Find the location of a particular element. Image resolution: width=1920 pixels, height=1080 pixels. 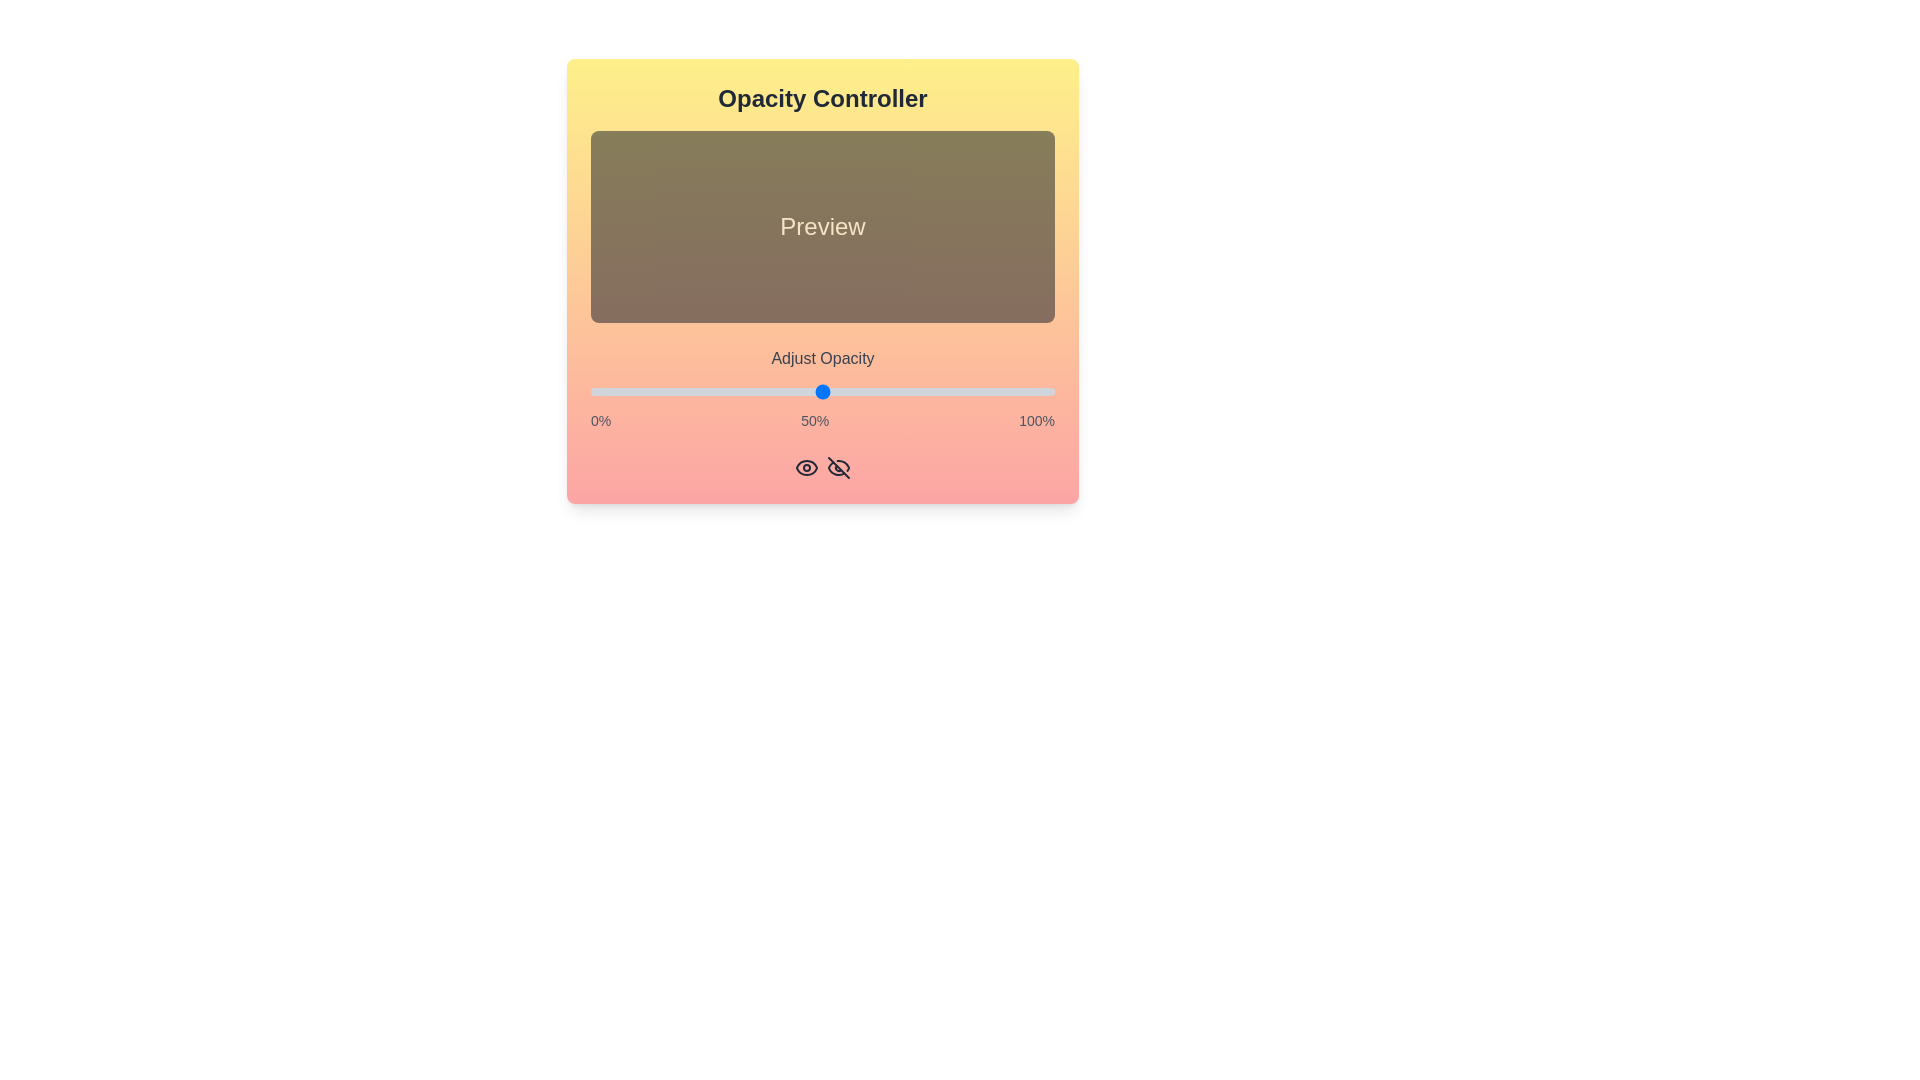

the 'Eye' icon to toggle visibility is located at coordinates (806, 467).